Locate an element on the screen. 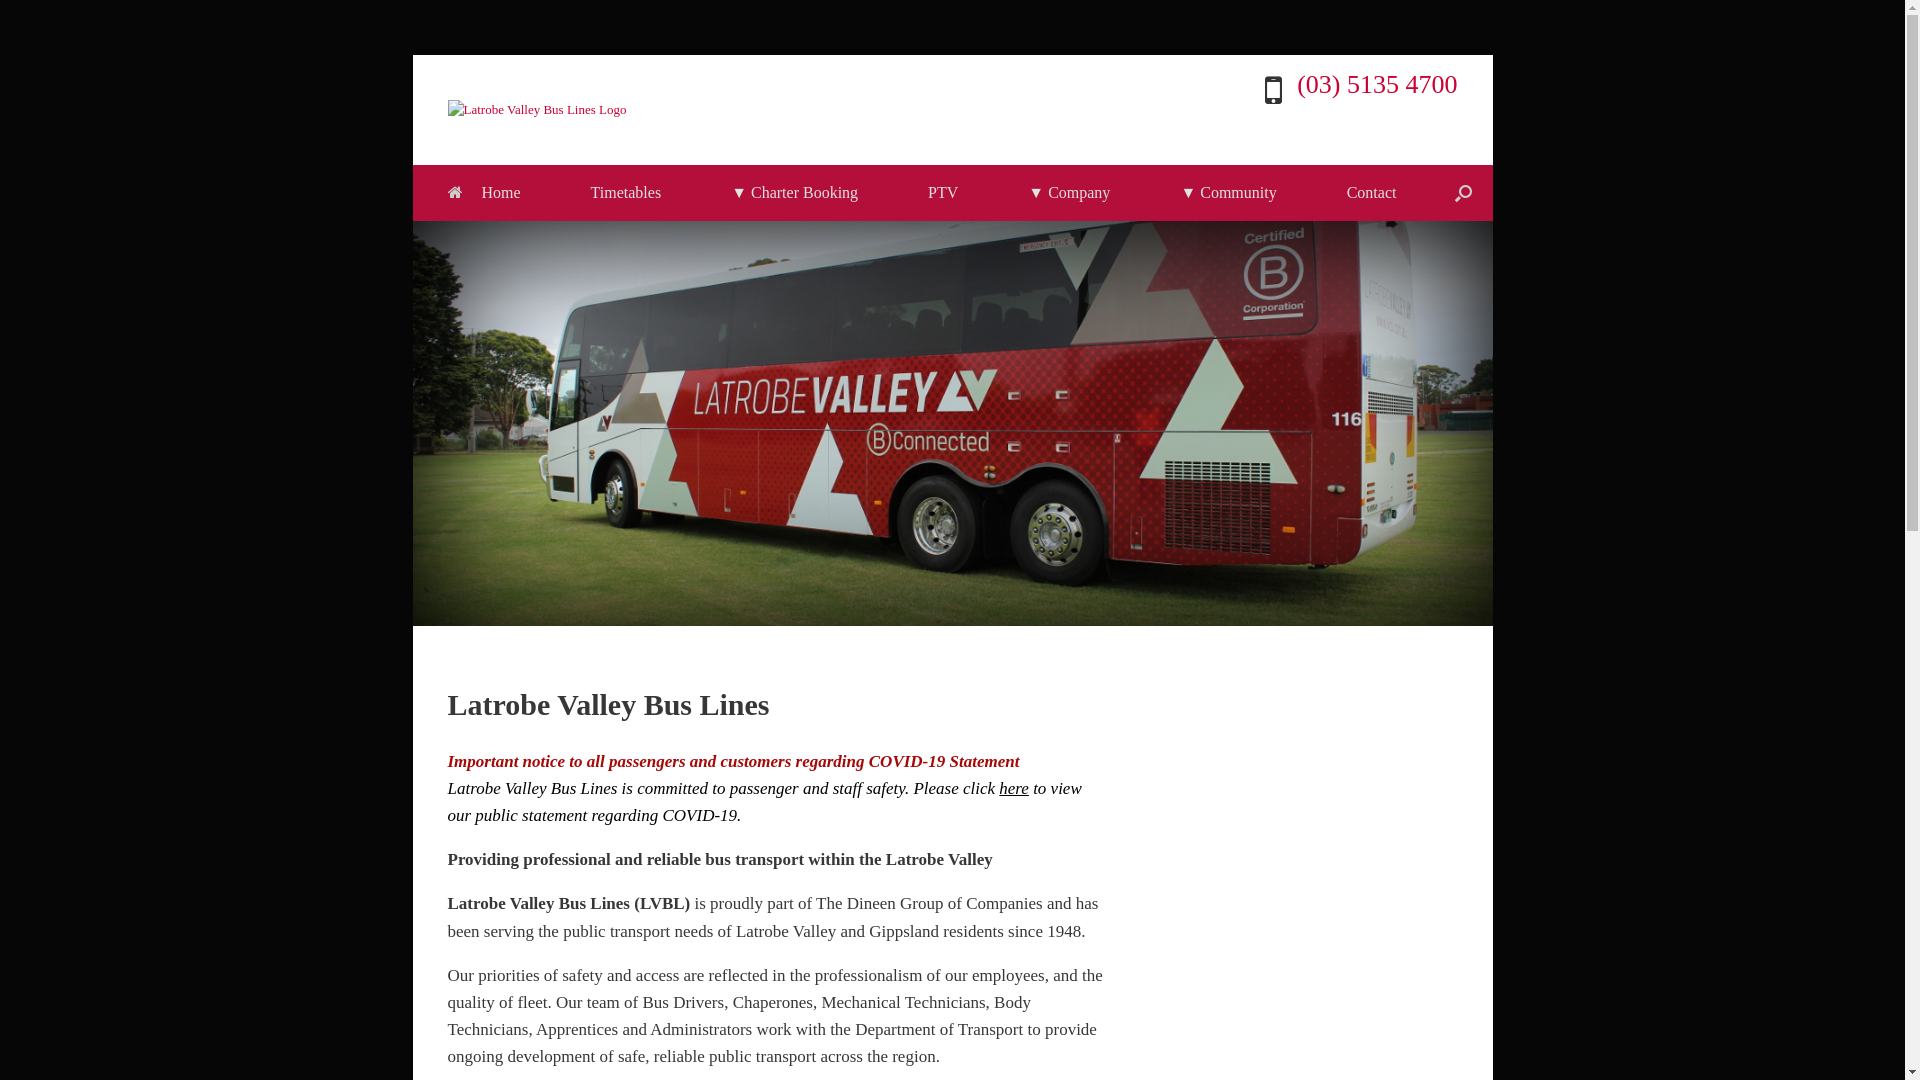  '(03) 5135 4700' is located at coordinates (1376, 83).